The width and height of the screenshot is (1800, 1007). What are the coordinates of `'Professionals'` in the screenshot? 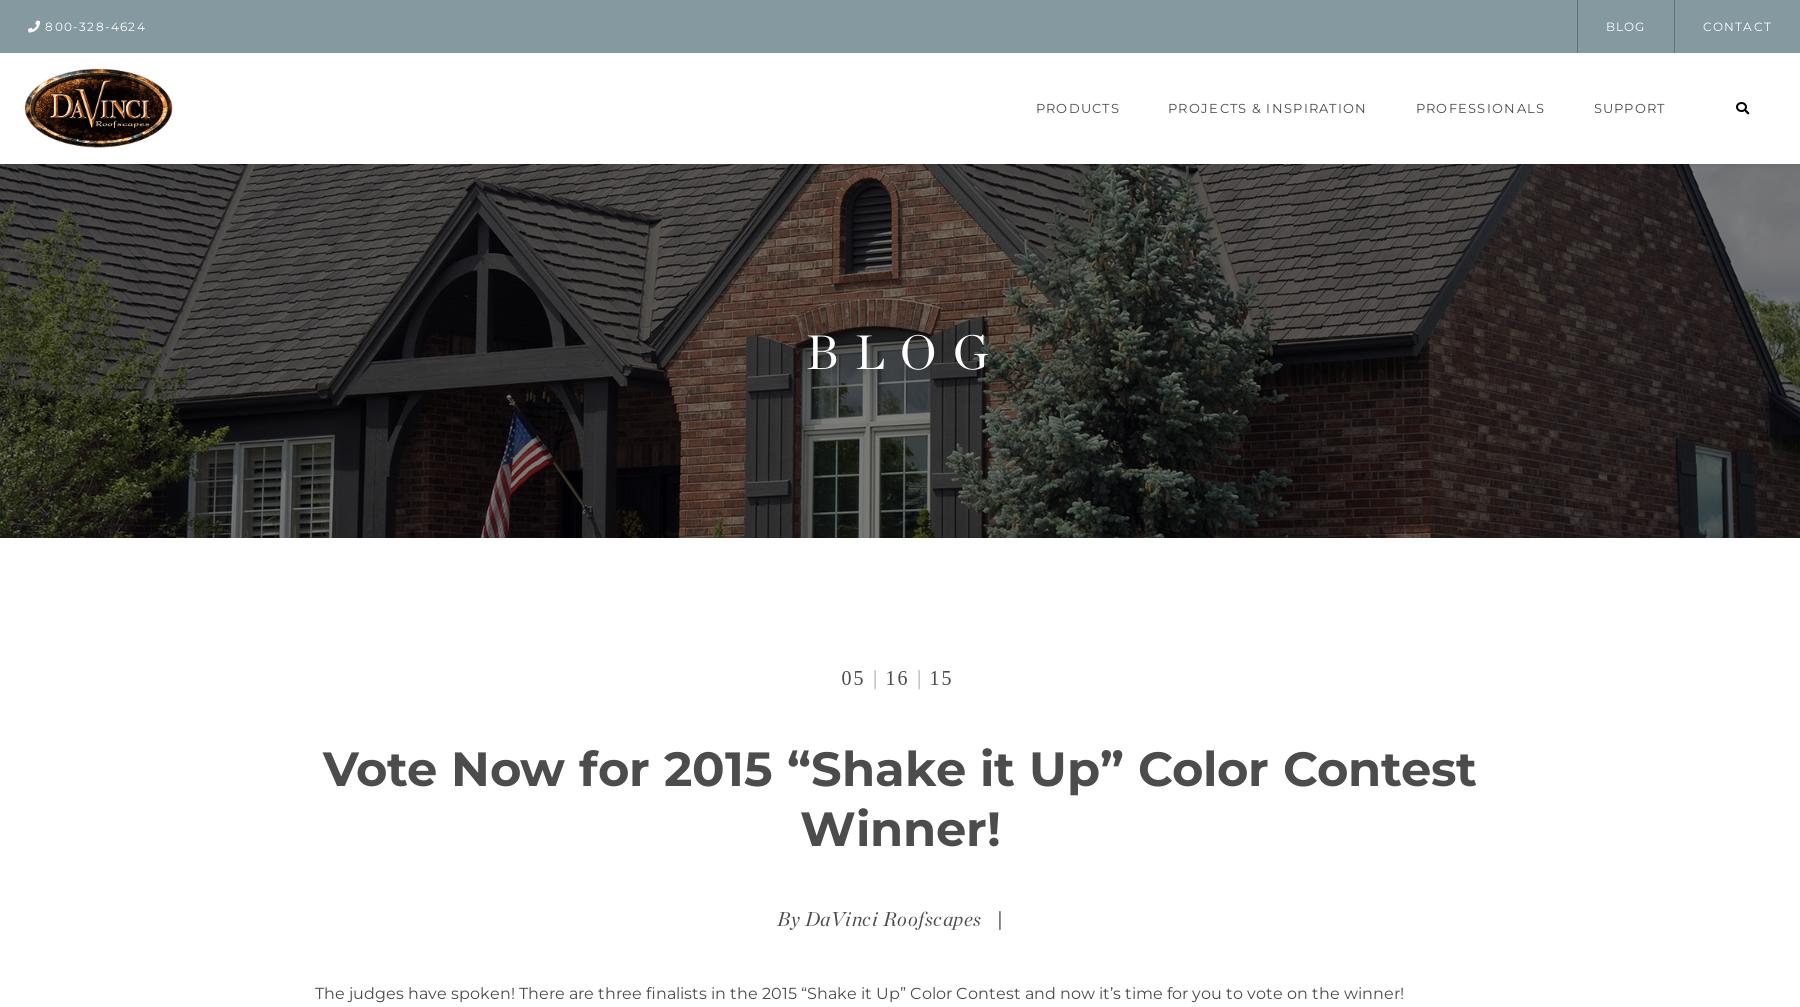 It's located at (1413, 107).